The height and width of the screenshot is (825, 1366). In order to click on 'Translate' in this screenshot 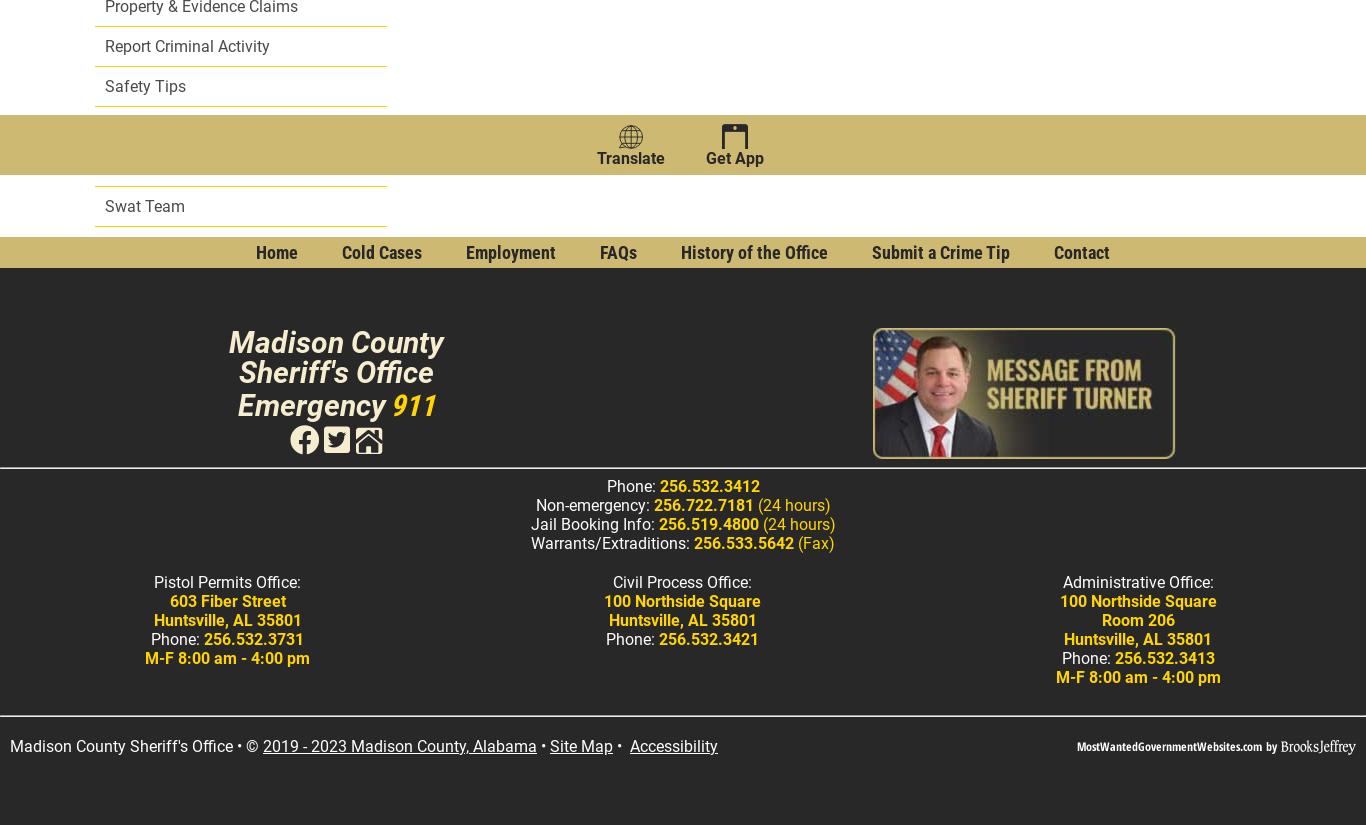, I will do `click(629, 157)`.